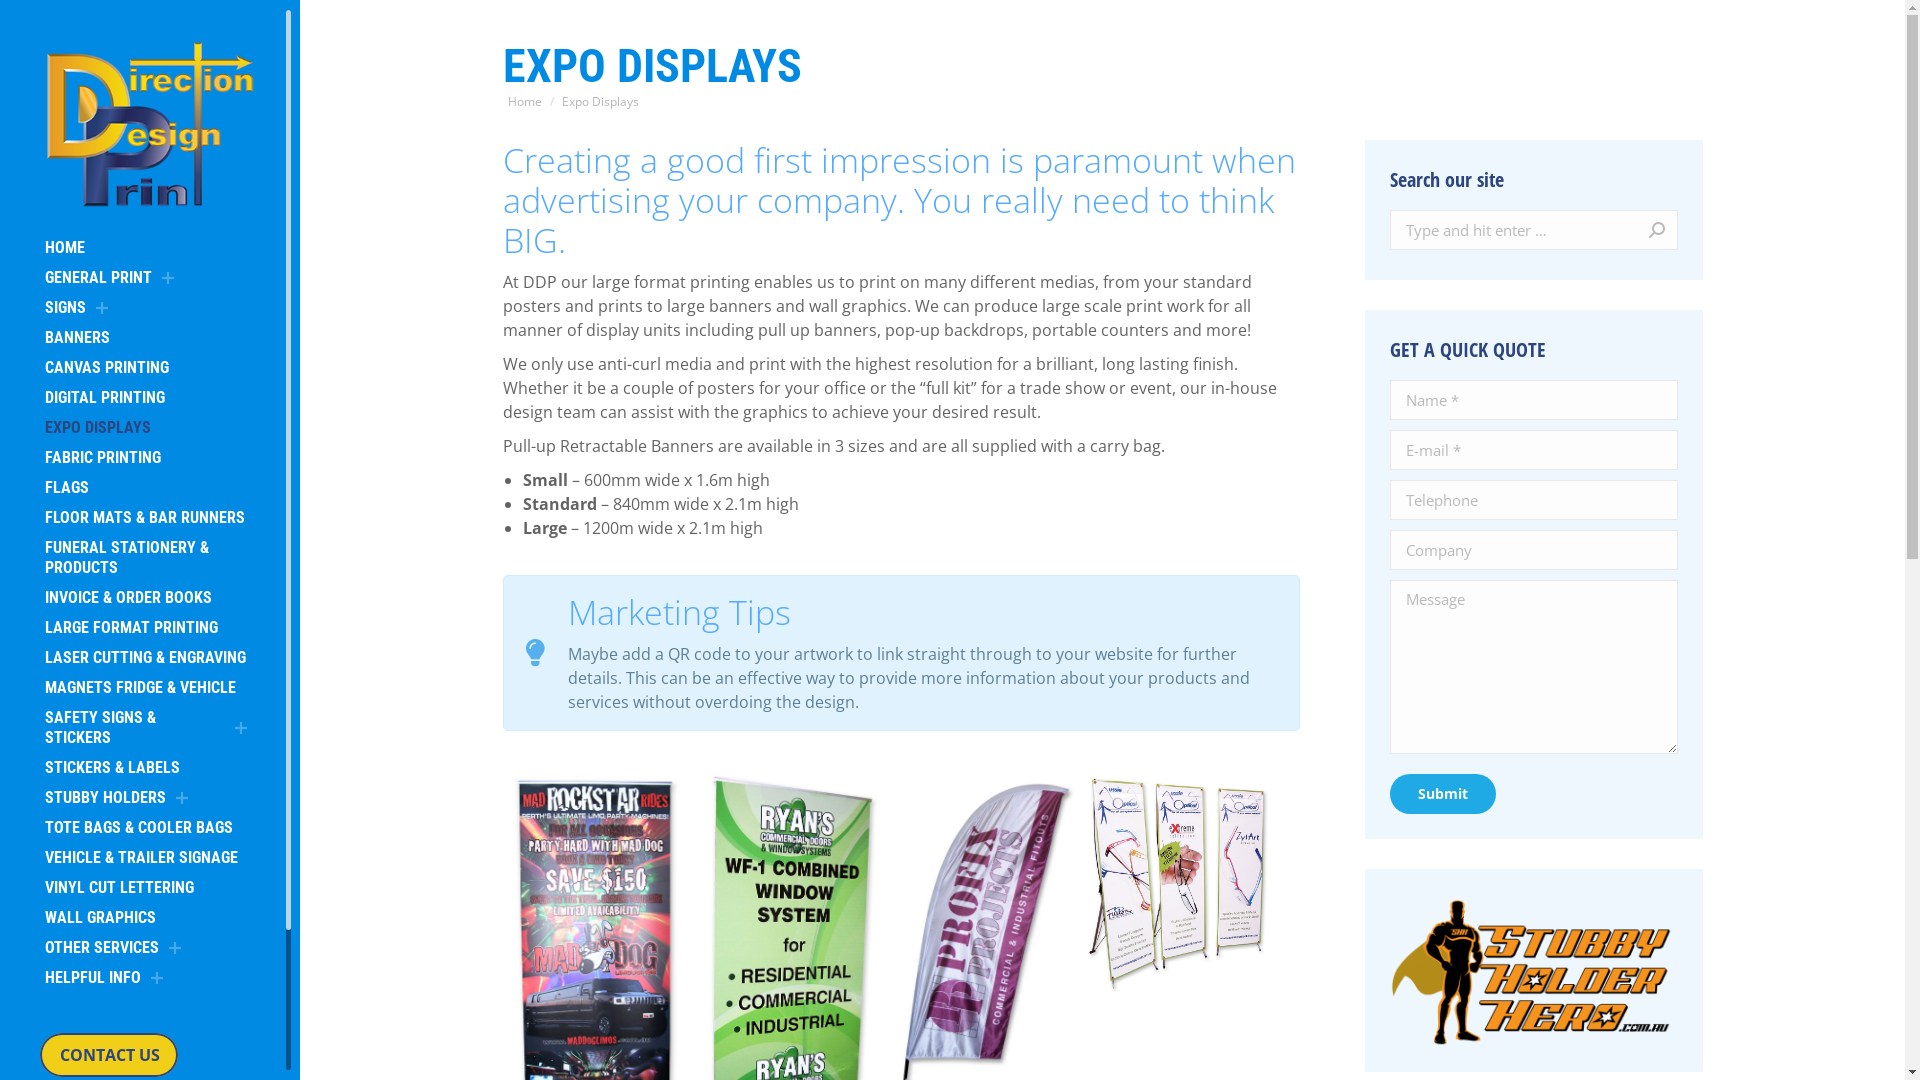  Describe the element at coordinates (1636, 229) in the screenshot. I see `'Go!'` at that location.